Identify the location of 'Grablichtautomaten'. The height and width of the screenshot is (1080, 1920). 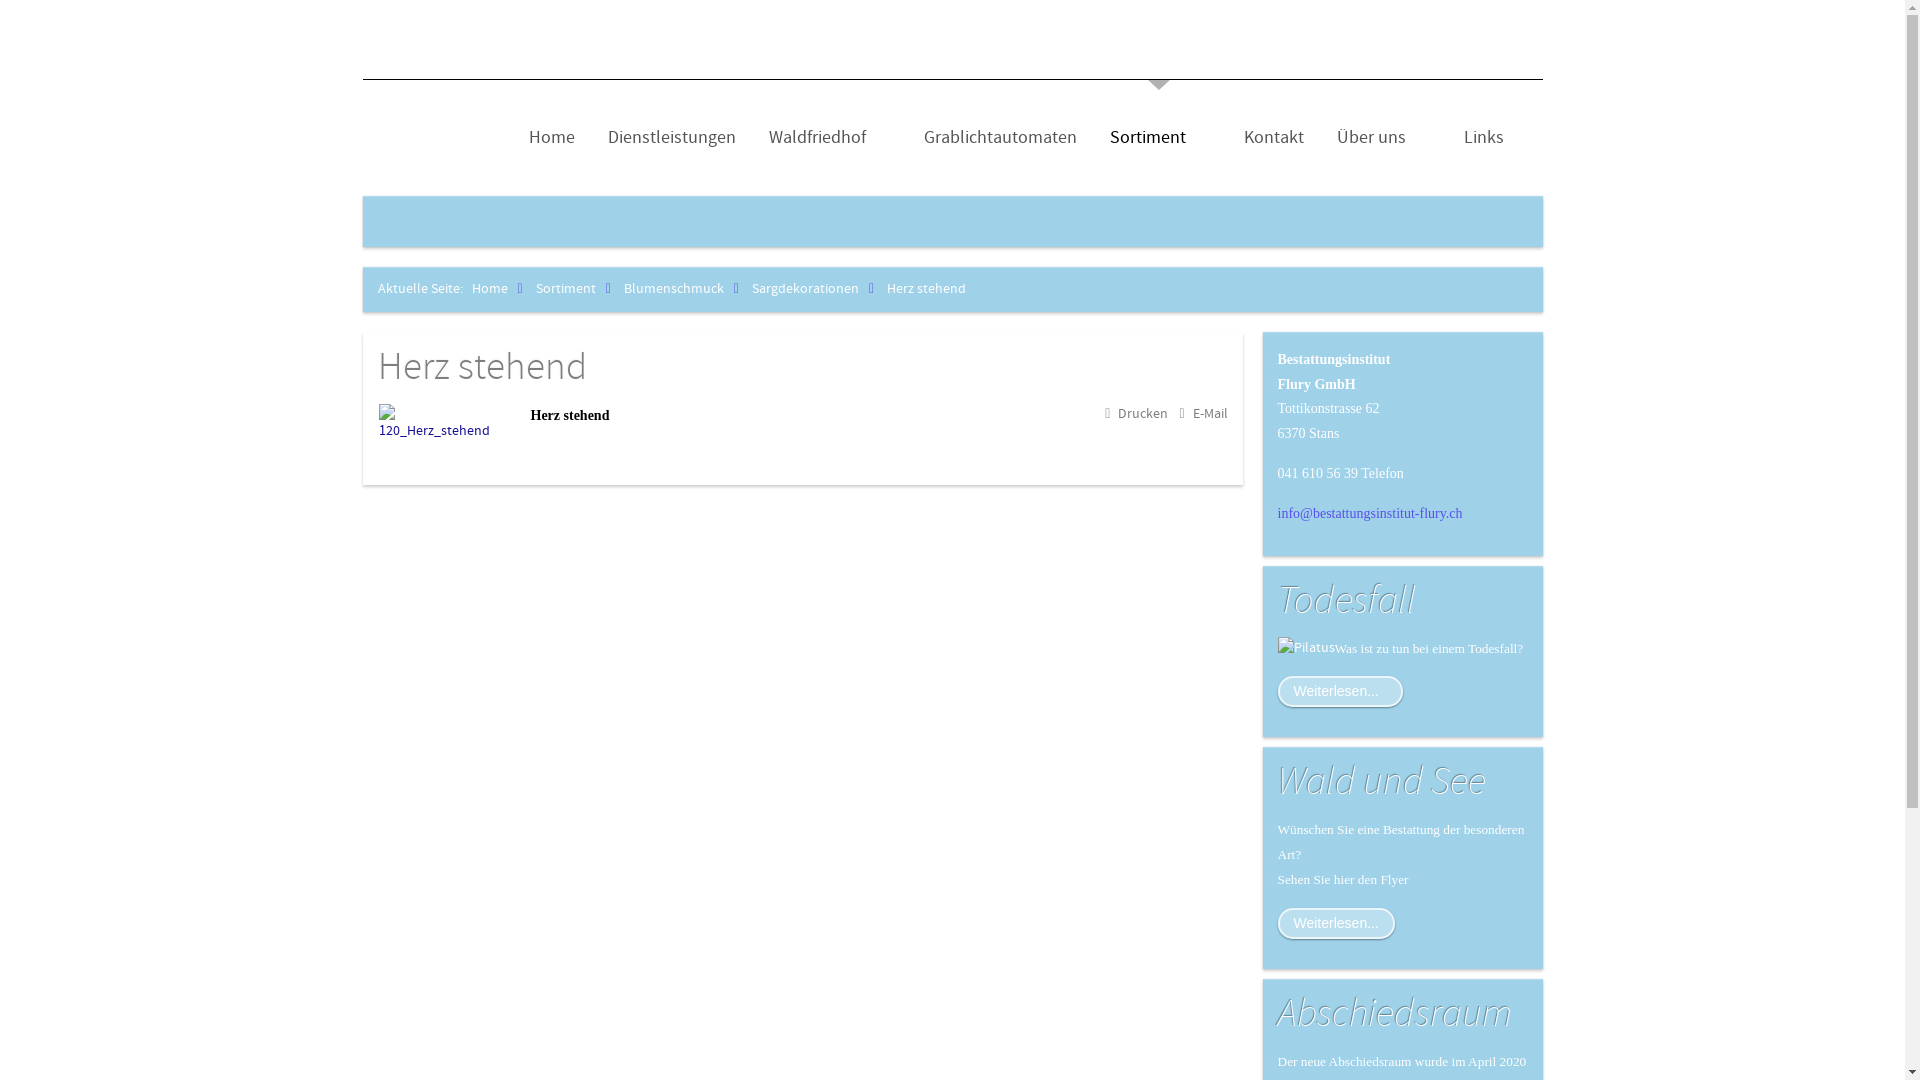
(915, 137).